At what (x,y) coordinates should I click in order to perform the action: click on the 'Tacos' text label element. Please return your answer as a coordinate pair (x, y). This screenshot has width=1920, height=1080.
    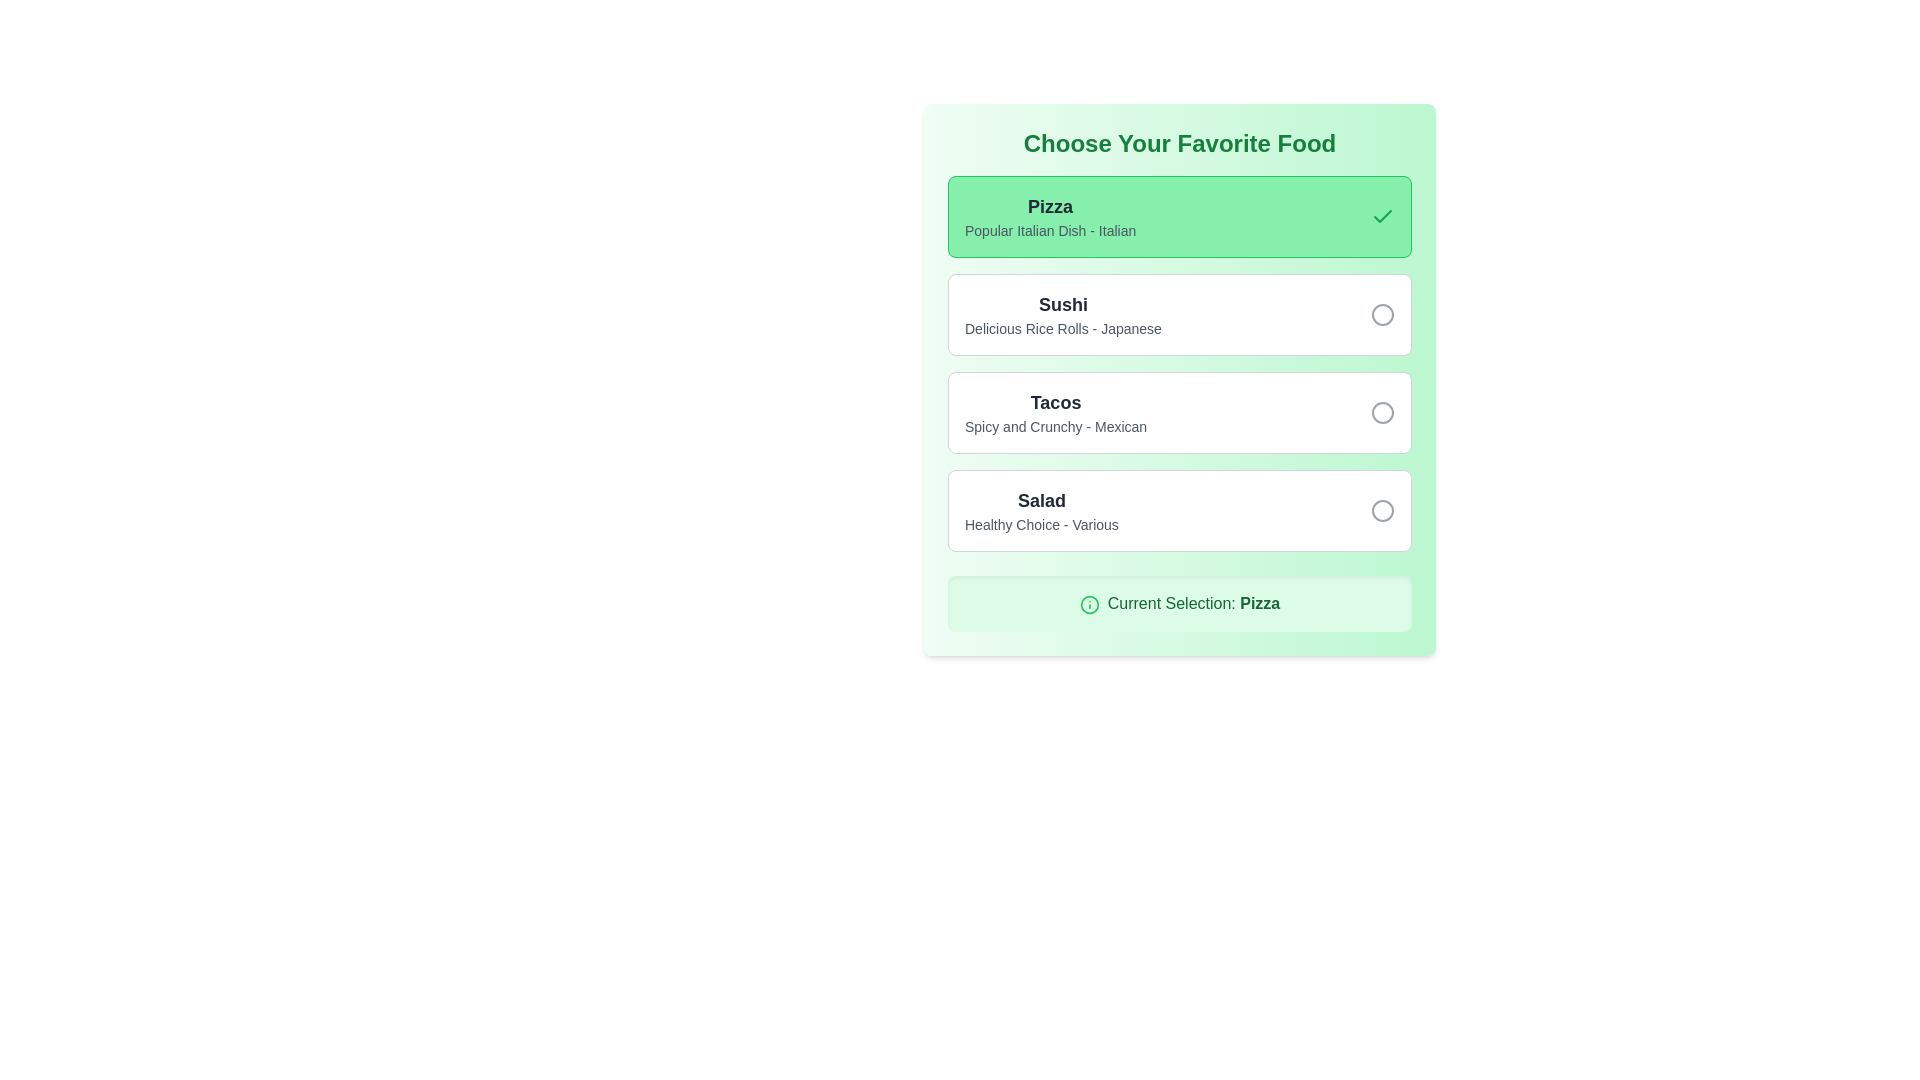
    Looking at the image, I should click on (1055, 411).